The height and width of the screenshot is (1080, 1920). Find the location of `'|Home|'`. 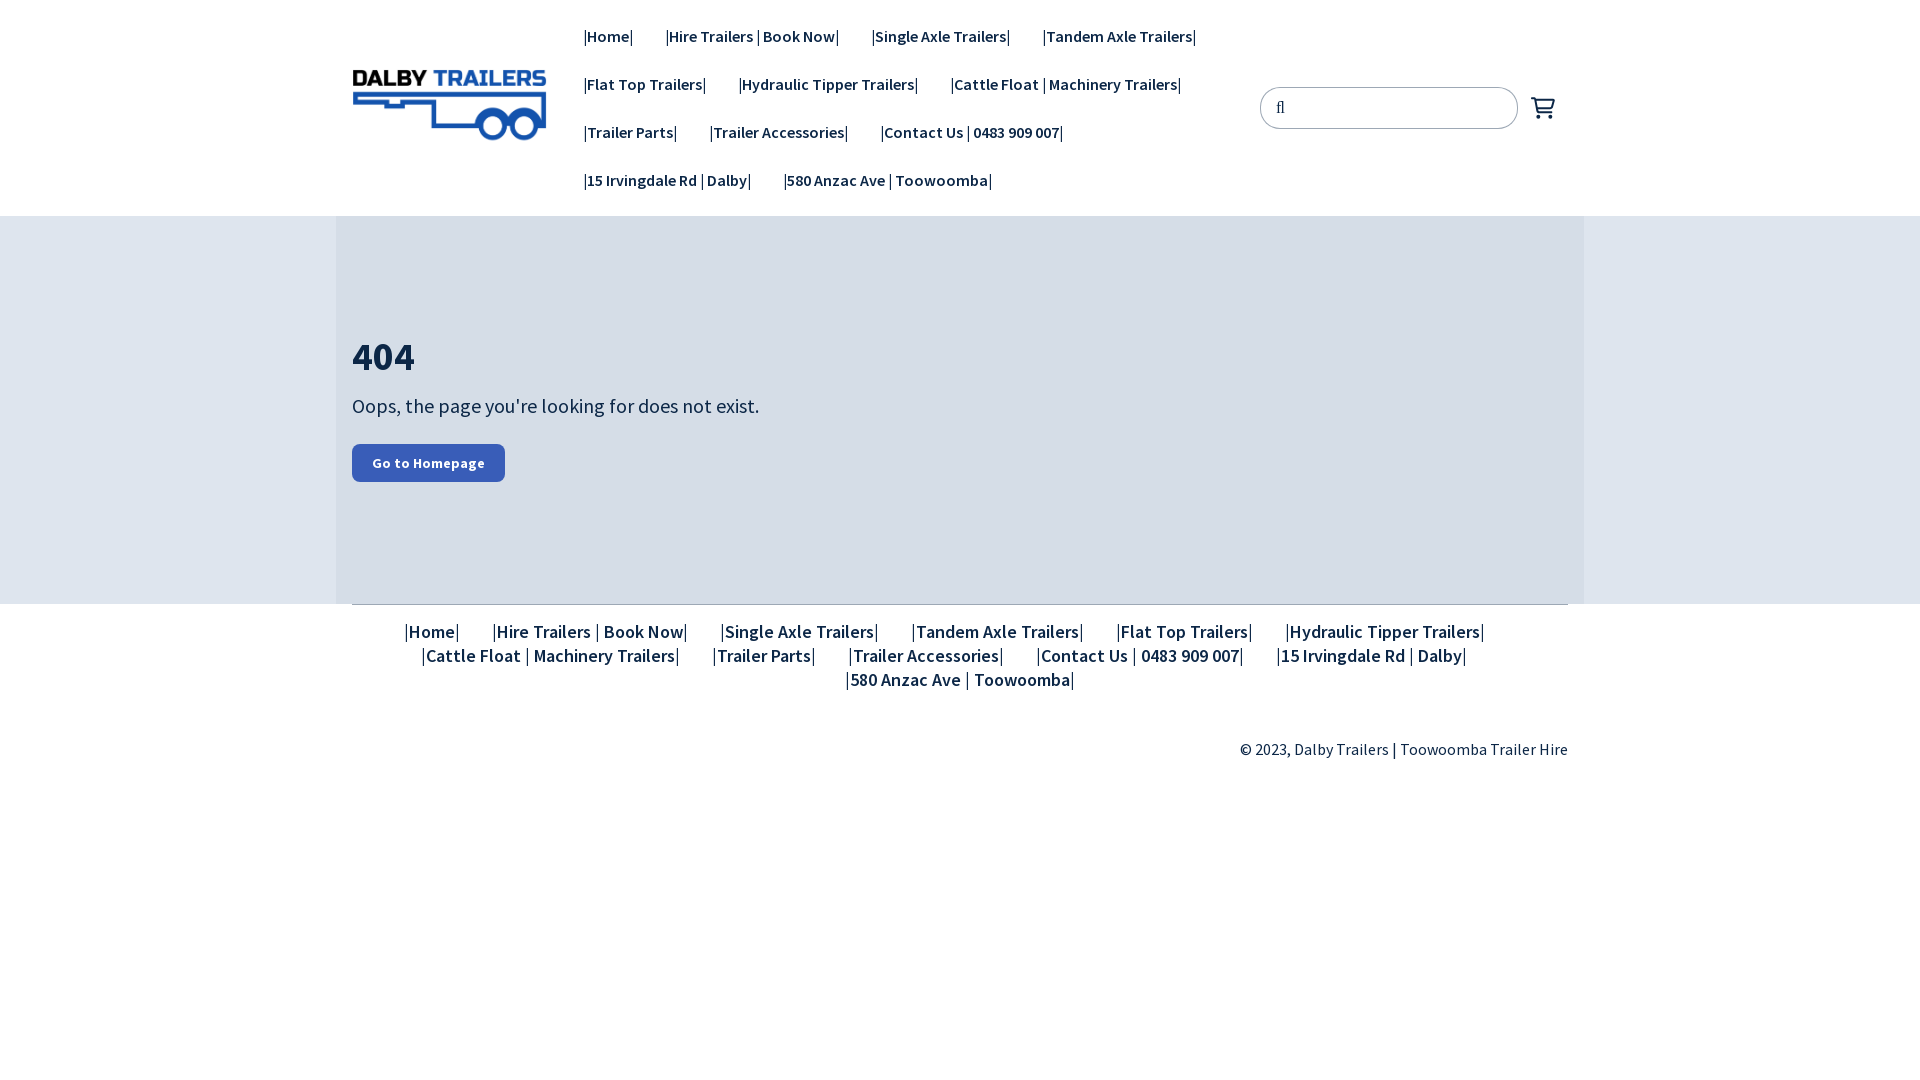

'|Home|' is located at coordinates (565, 35).